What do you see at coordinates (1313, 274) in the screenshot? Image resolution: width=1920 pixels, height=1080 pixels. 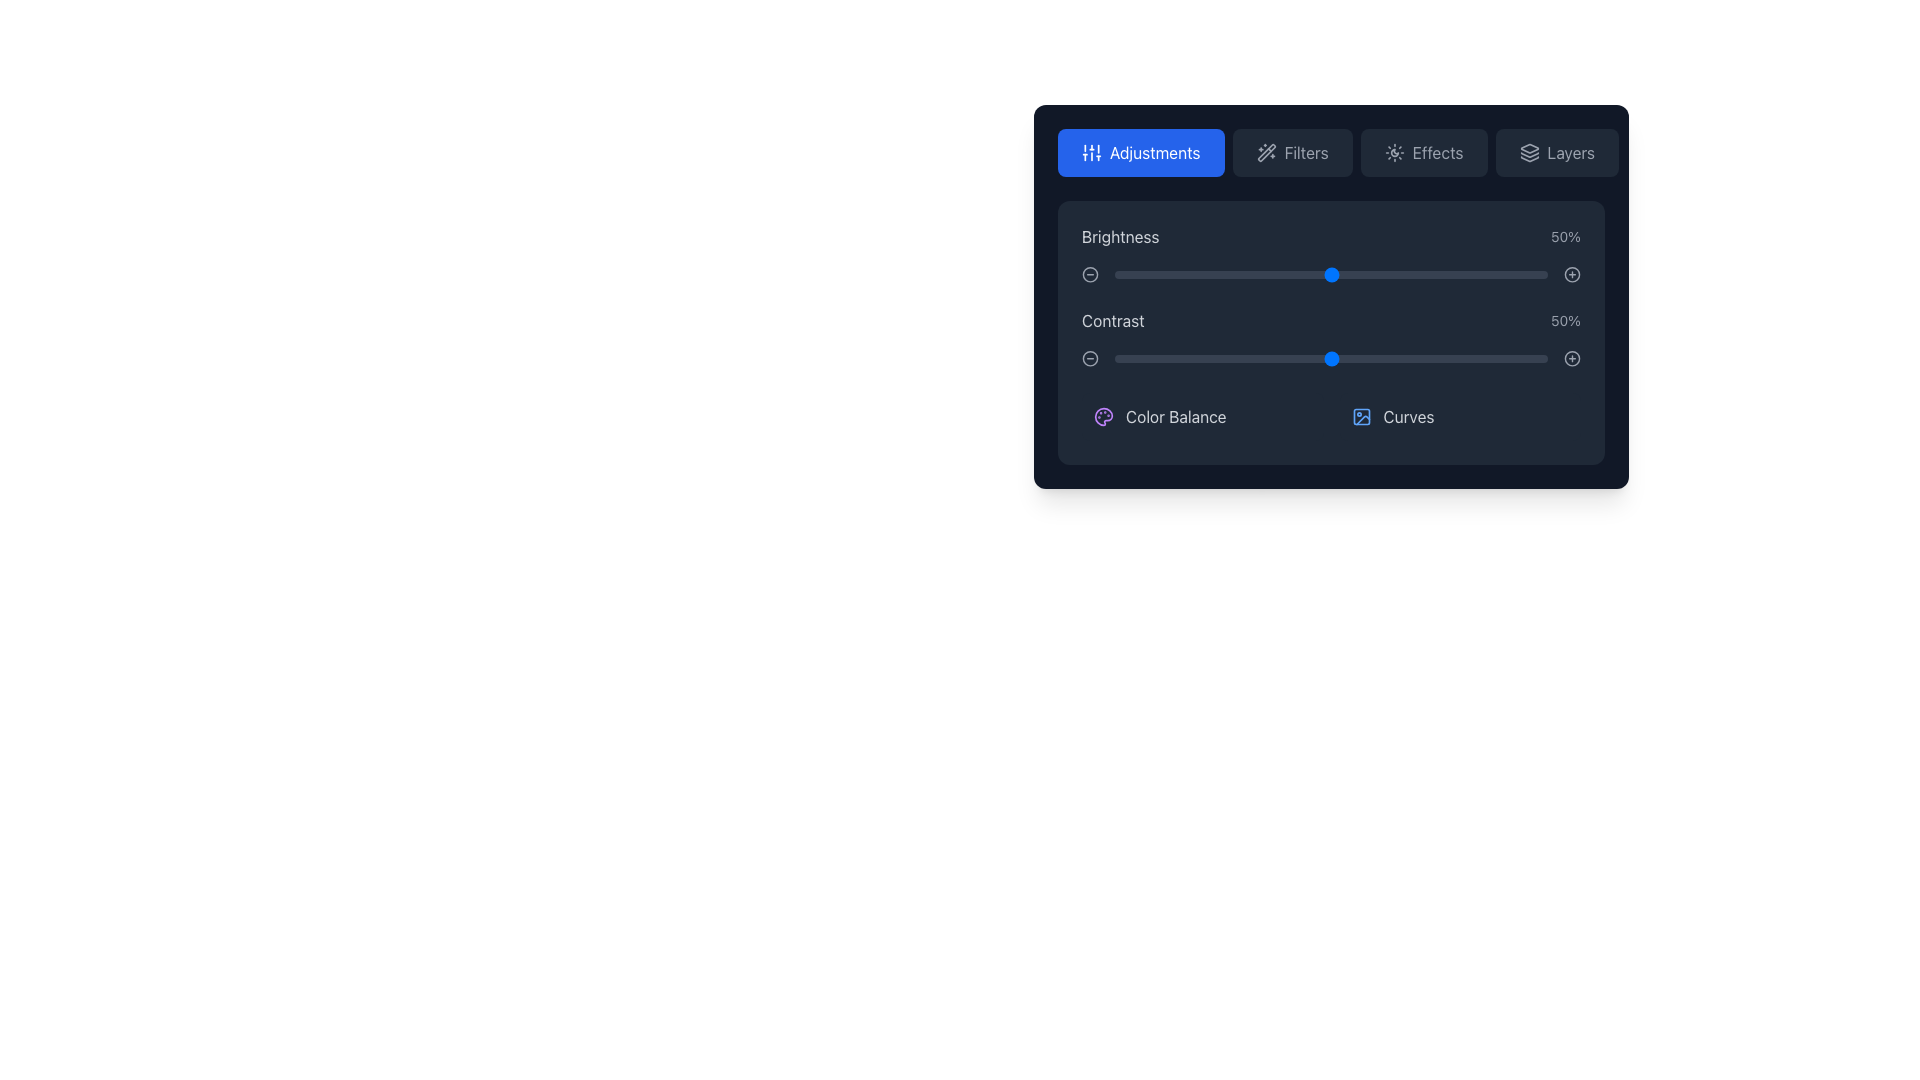 I see `brightness` at bounding box center [1313, 274].